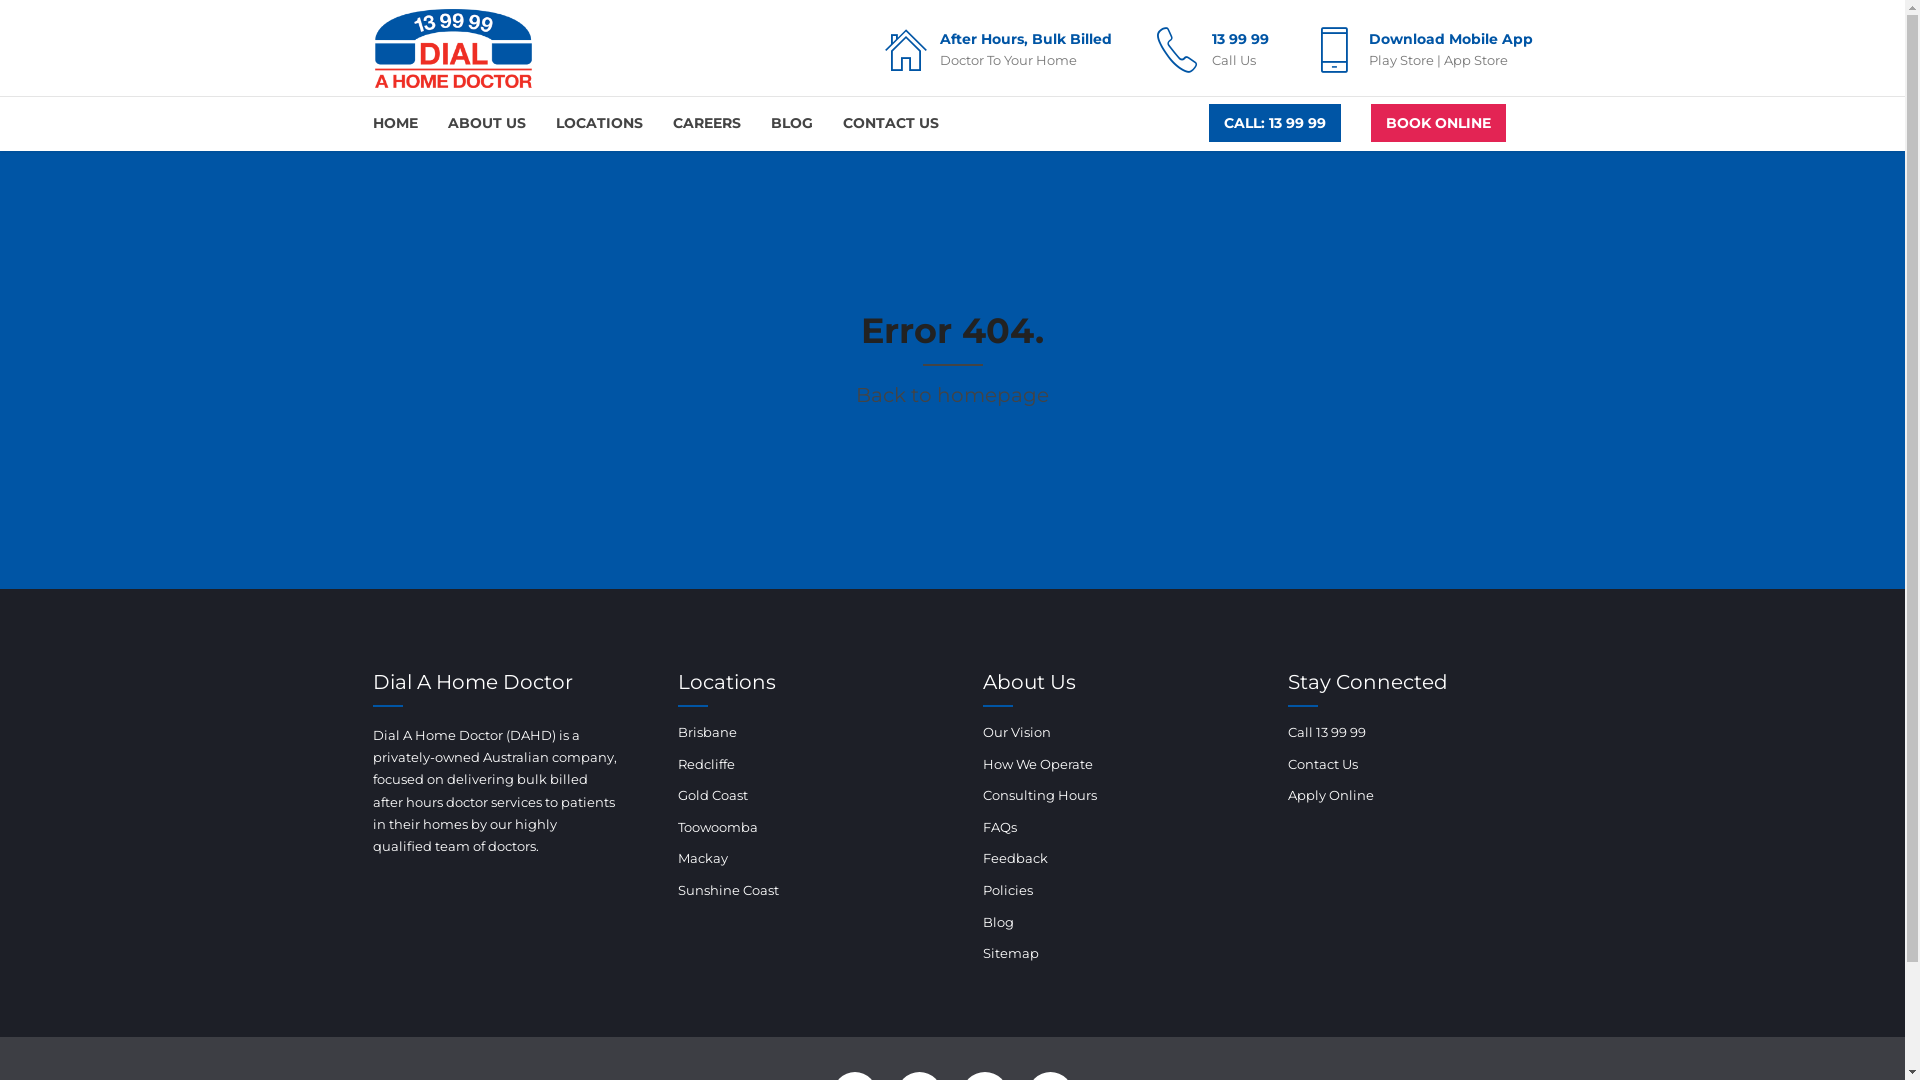 This screenshot has width=1920, height=1080. Describe the element at coordinates (1036, 763) in the screenshot. I see `'How We Operate'` at that location.